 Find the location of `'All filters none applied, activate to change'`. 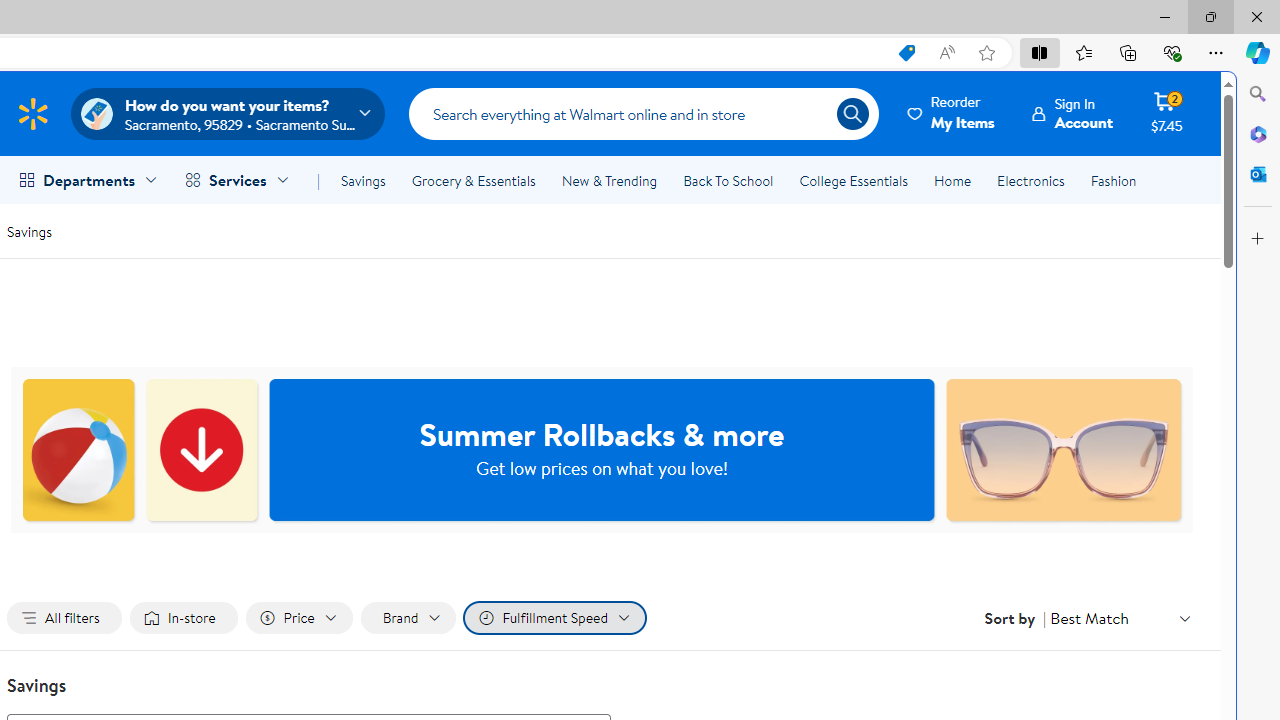

'All filters none applied, activate to change' is located at coordinates (64, 617).